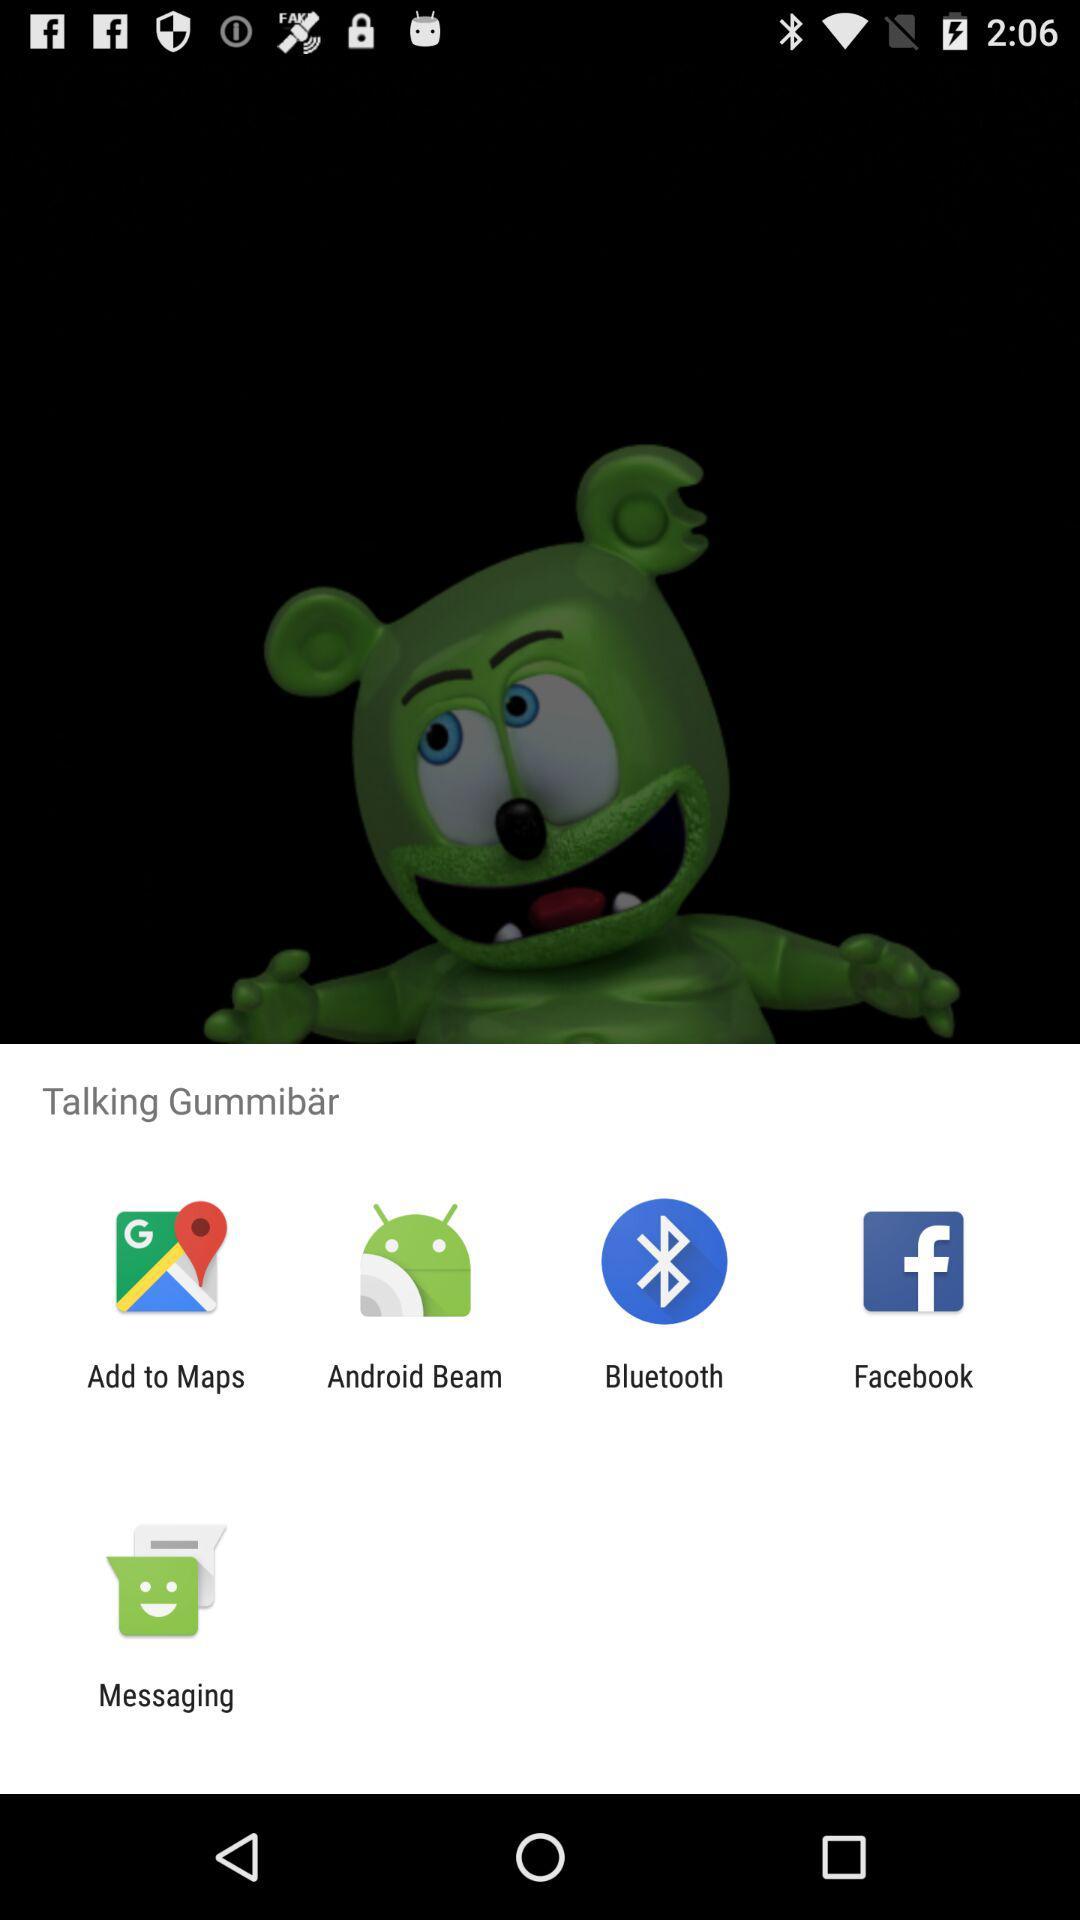 This screenshot has height=1920, width=1080. What do you see at coordinates (913, 1392) in the screenshot?
I see `app next to the bluetooth item` at bounding box center [913, 1392].